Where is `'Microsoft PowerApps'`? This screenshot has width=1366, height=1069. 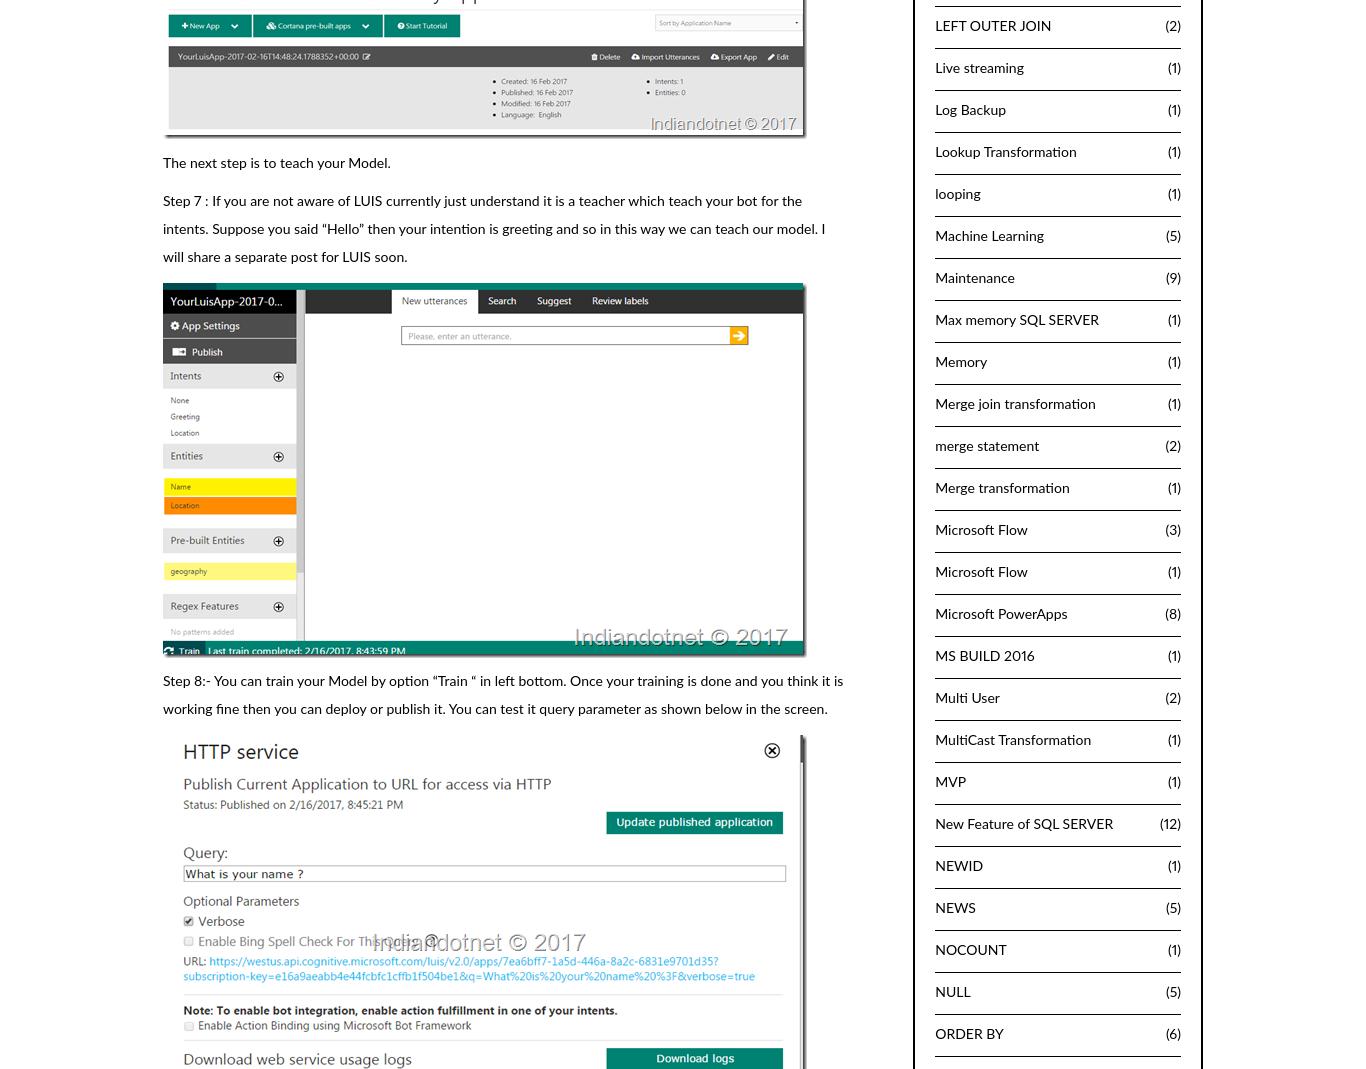
'Microsoft PowerApps' is located at coordinates (935, 614).